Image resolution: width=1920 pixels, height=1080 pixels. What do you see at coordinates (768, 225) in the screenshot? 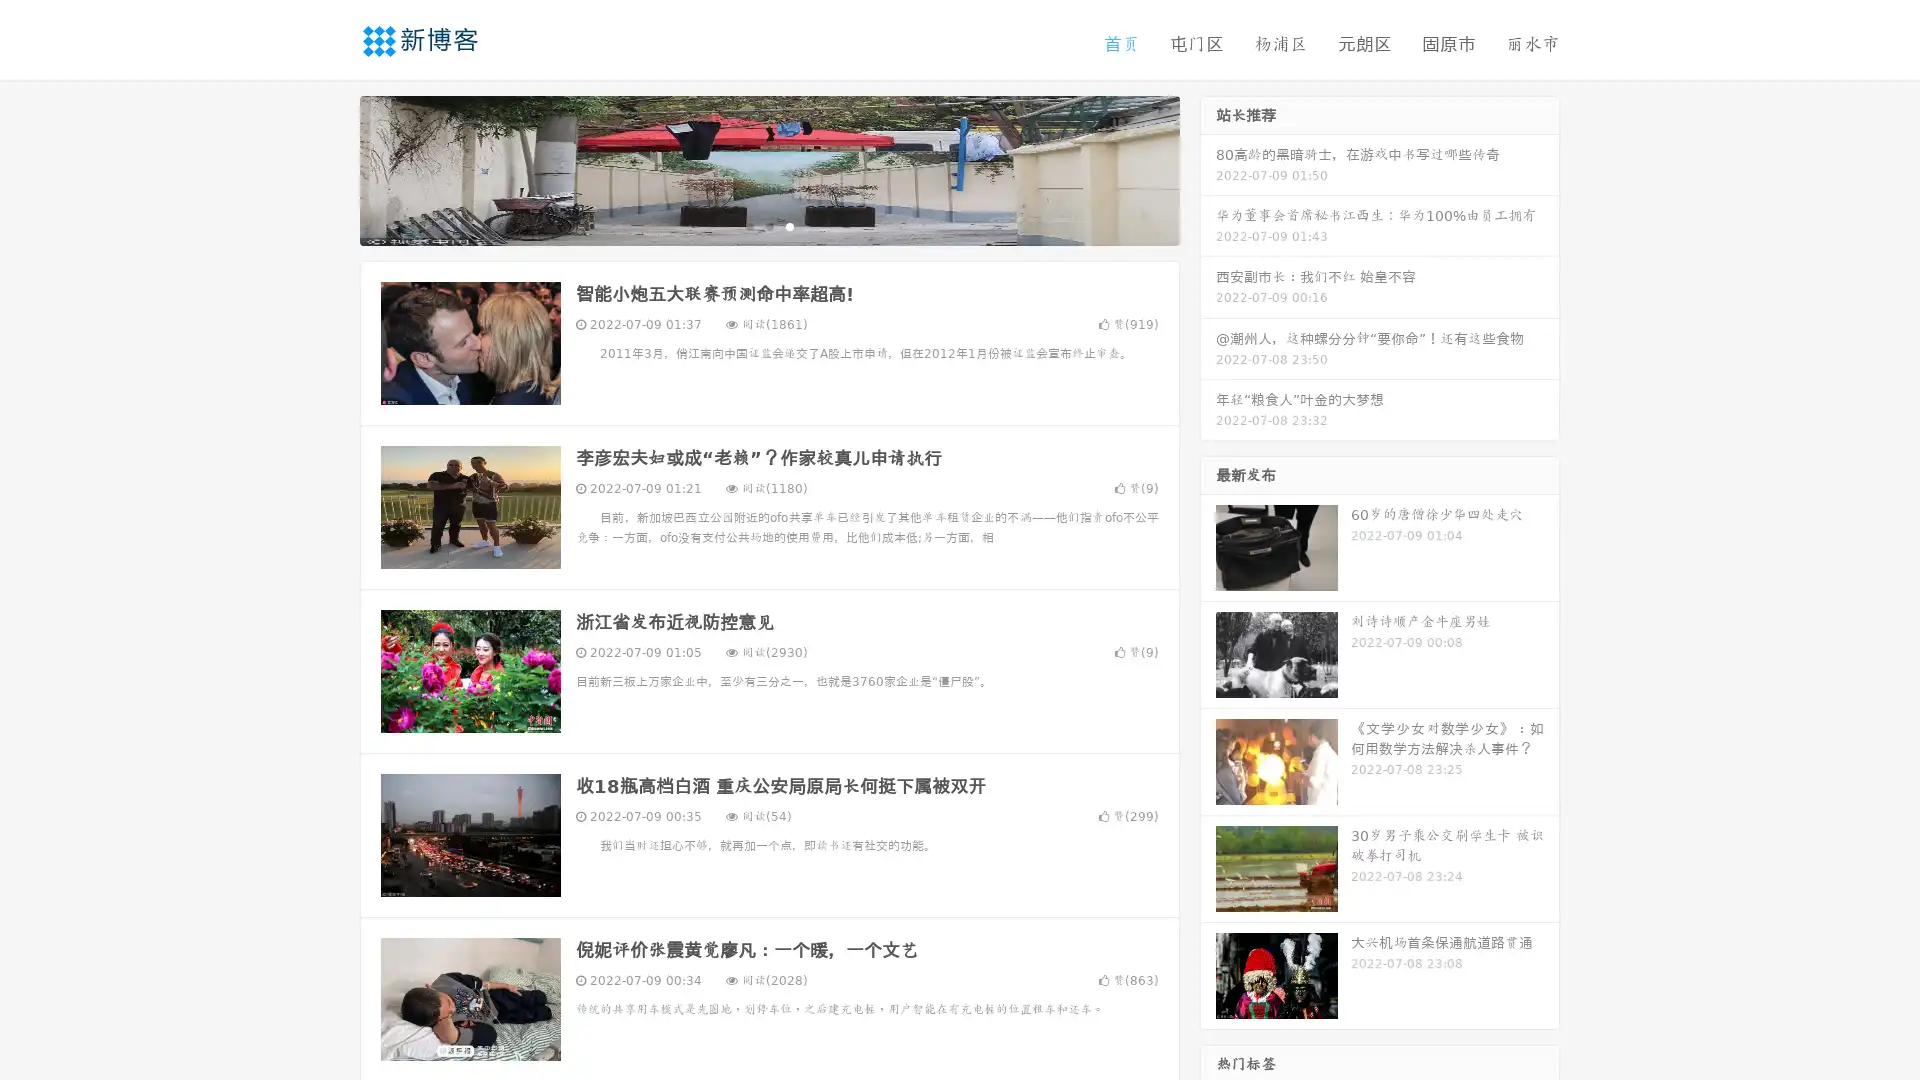
I see `Go to slide 2` at bounding box center [768, 225].